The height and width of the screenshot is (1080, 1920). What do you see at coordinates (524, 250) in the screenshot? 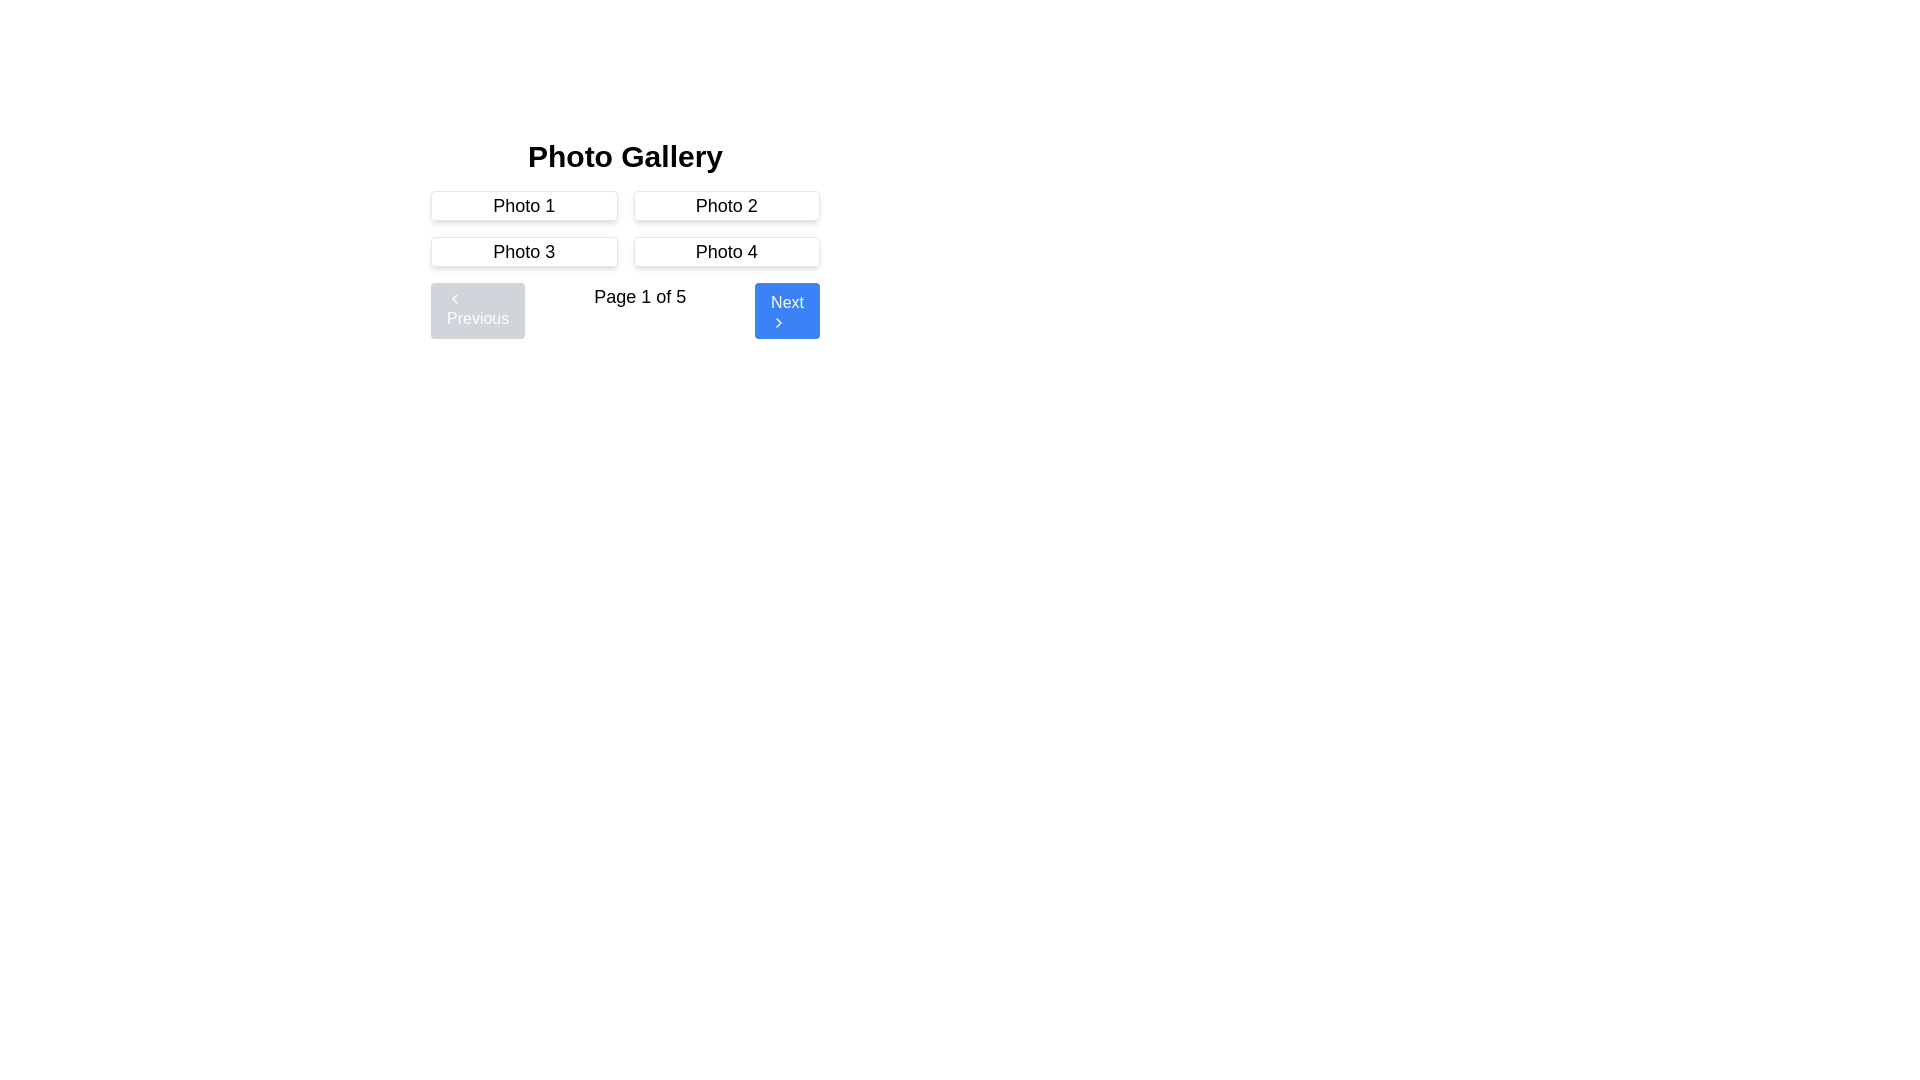
I see `the text label displaying 'Photo 3', which is located in the second row and first column of a 2x2 grid layout` at bounding box center [524, 250].